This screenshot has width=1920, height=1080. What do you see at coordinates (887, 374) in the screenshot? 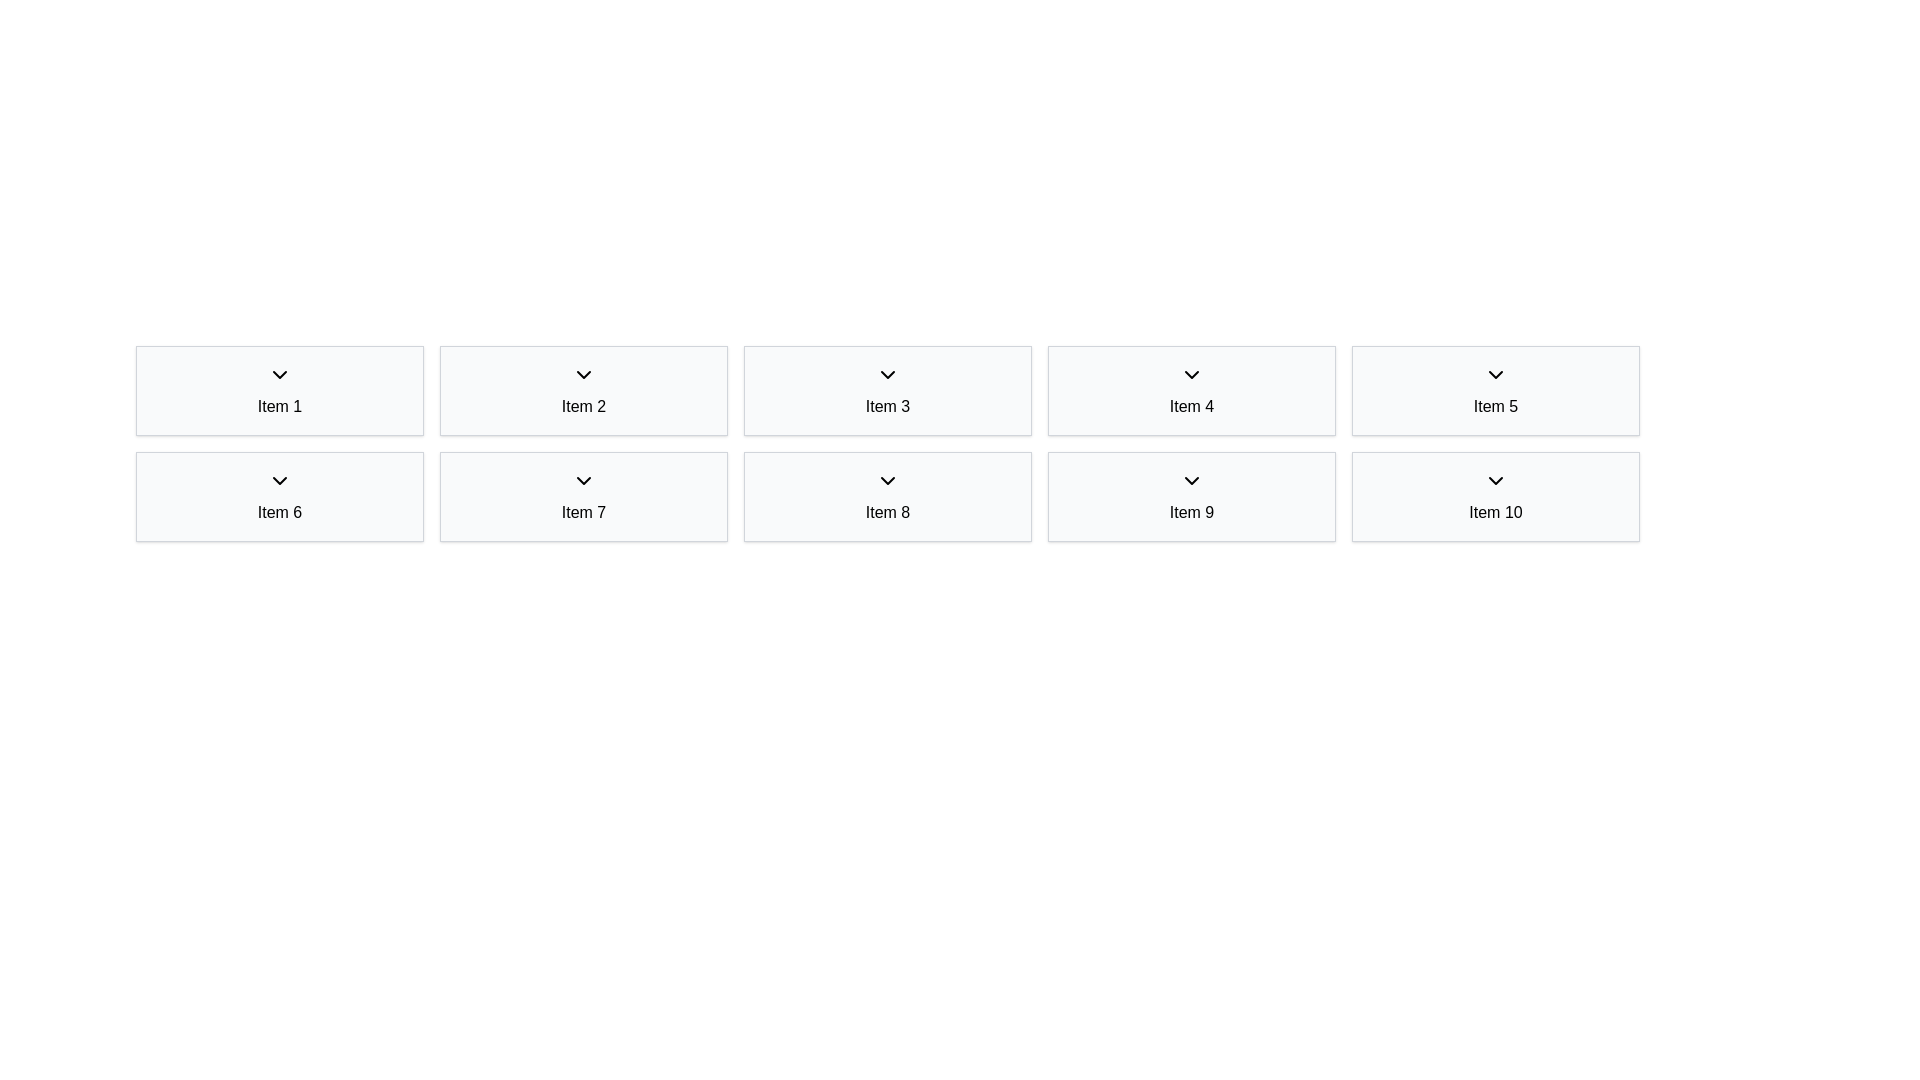
I see `the chevron icon associated with 'Item 3' to observe its hover effects` at bounding box center [887, 374].